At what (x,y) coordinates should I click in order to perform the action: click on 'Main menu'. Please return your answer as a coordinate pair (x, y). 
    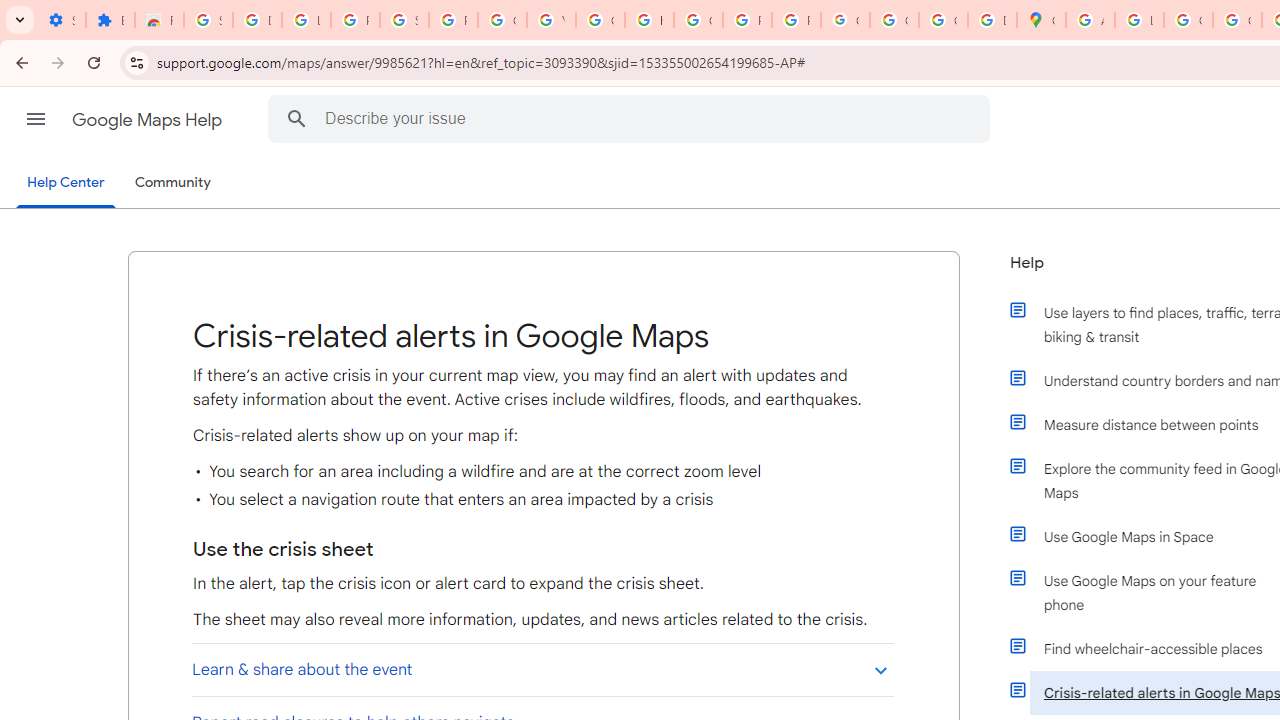
    Looking at the image, I should click on (35, 119).